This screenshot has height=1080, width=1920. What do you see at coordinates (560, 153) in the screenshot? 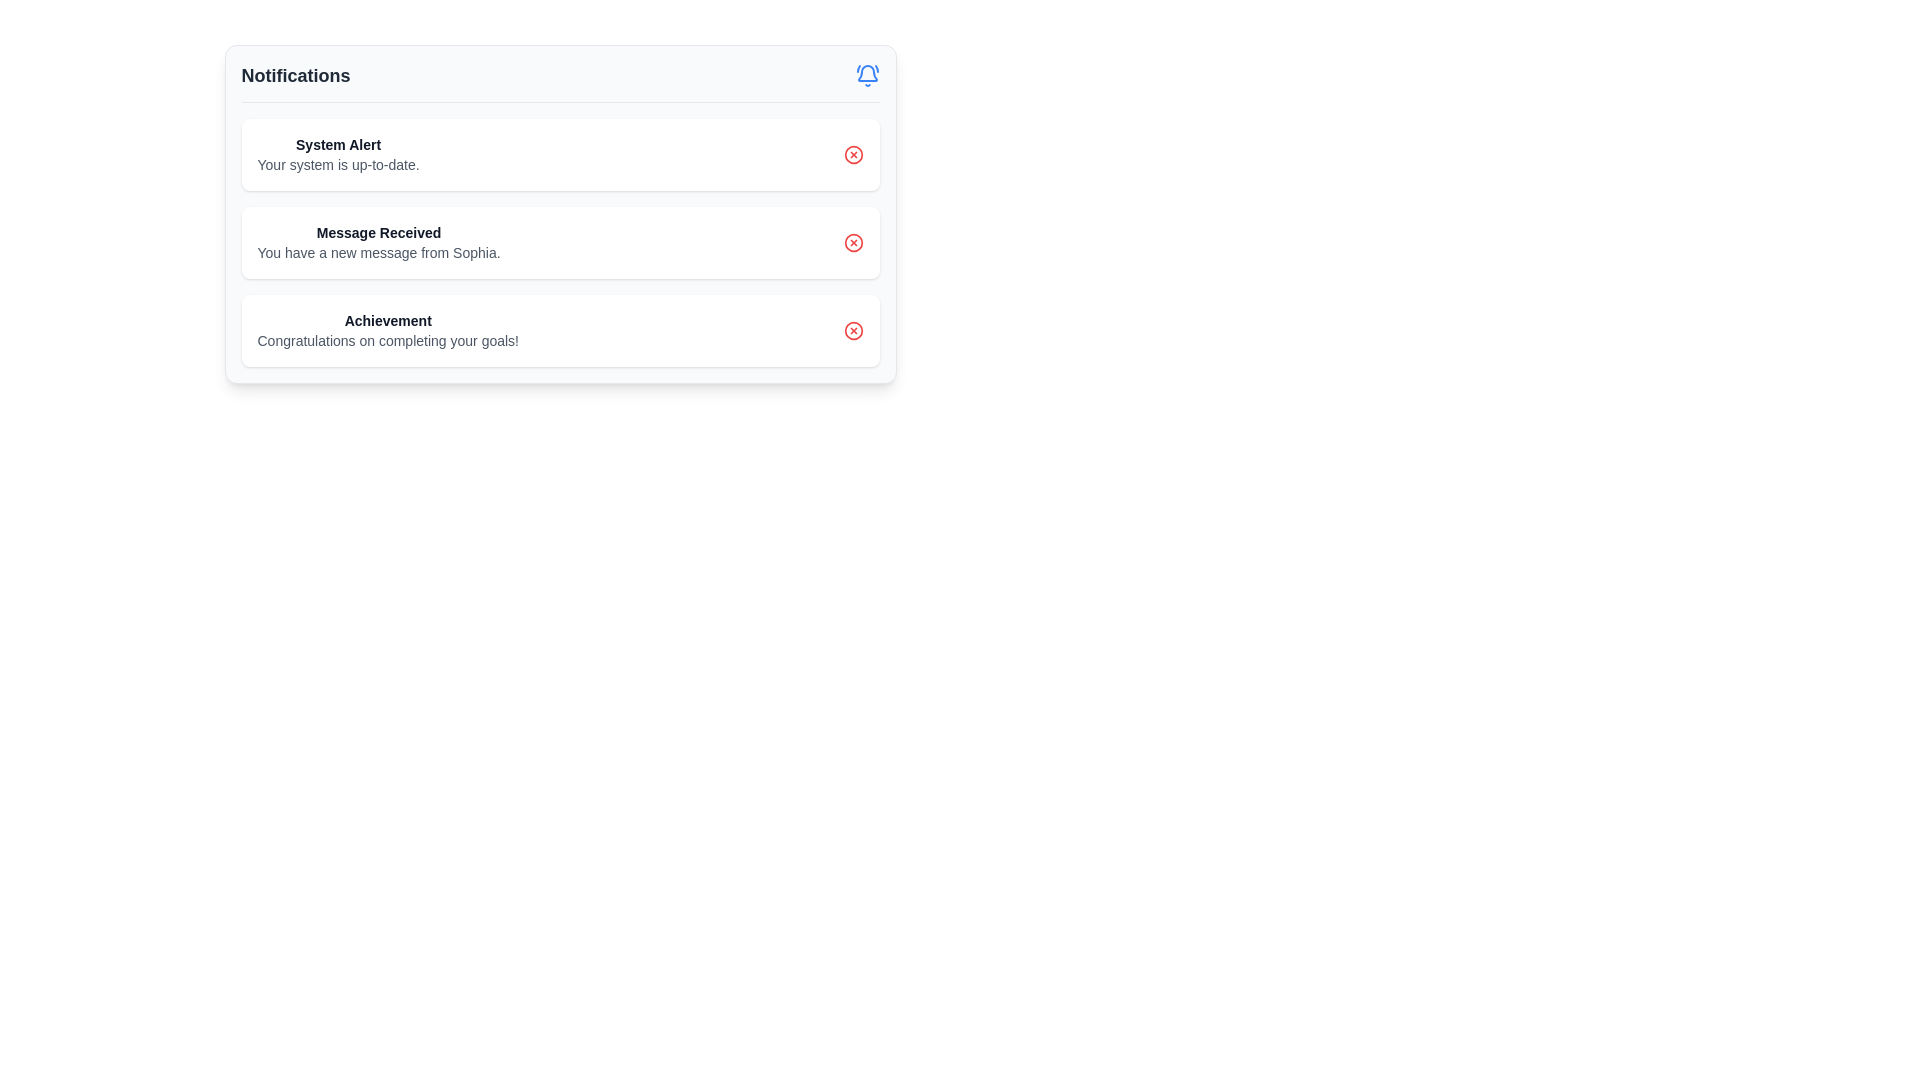
I see `the Notification or Alert Card indicating the system is up-to-date, located at the top of the notification list` at bounding box center [560, 153].